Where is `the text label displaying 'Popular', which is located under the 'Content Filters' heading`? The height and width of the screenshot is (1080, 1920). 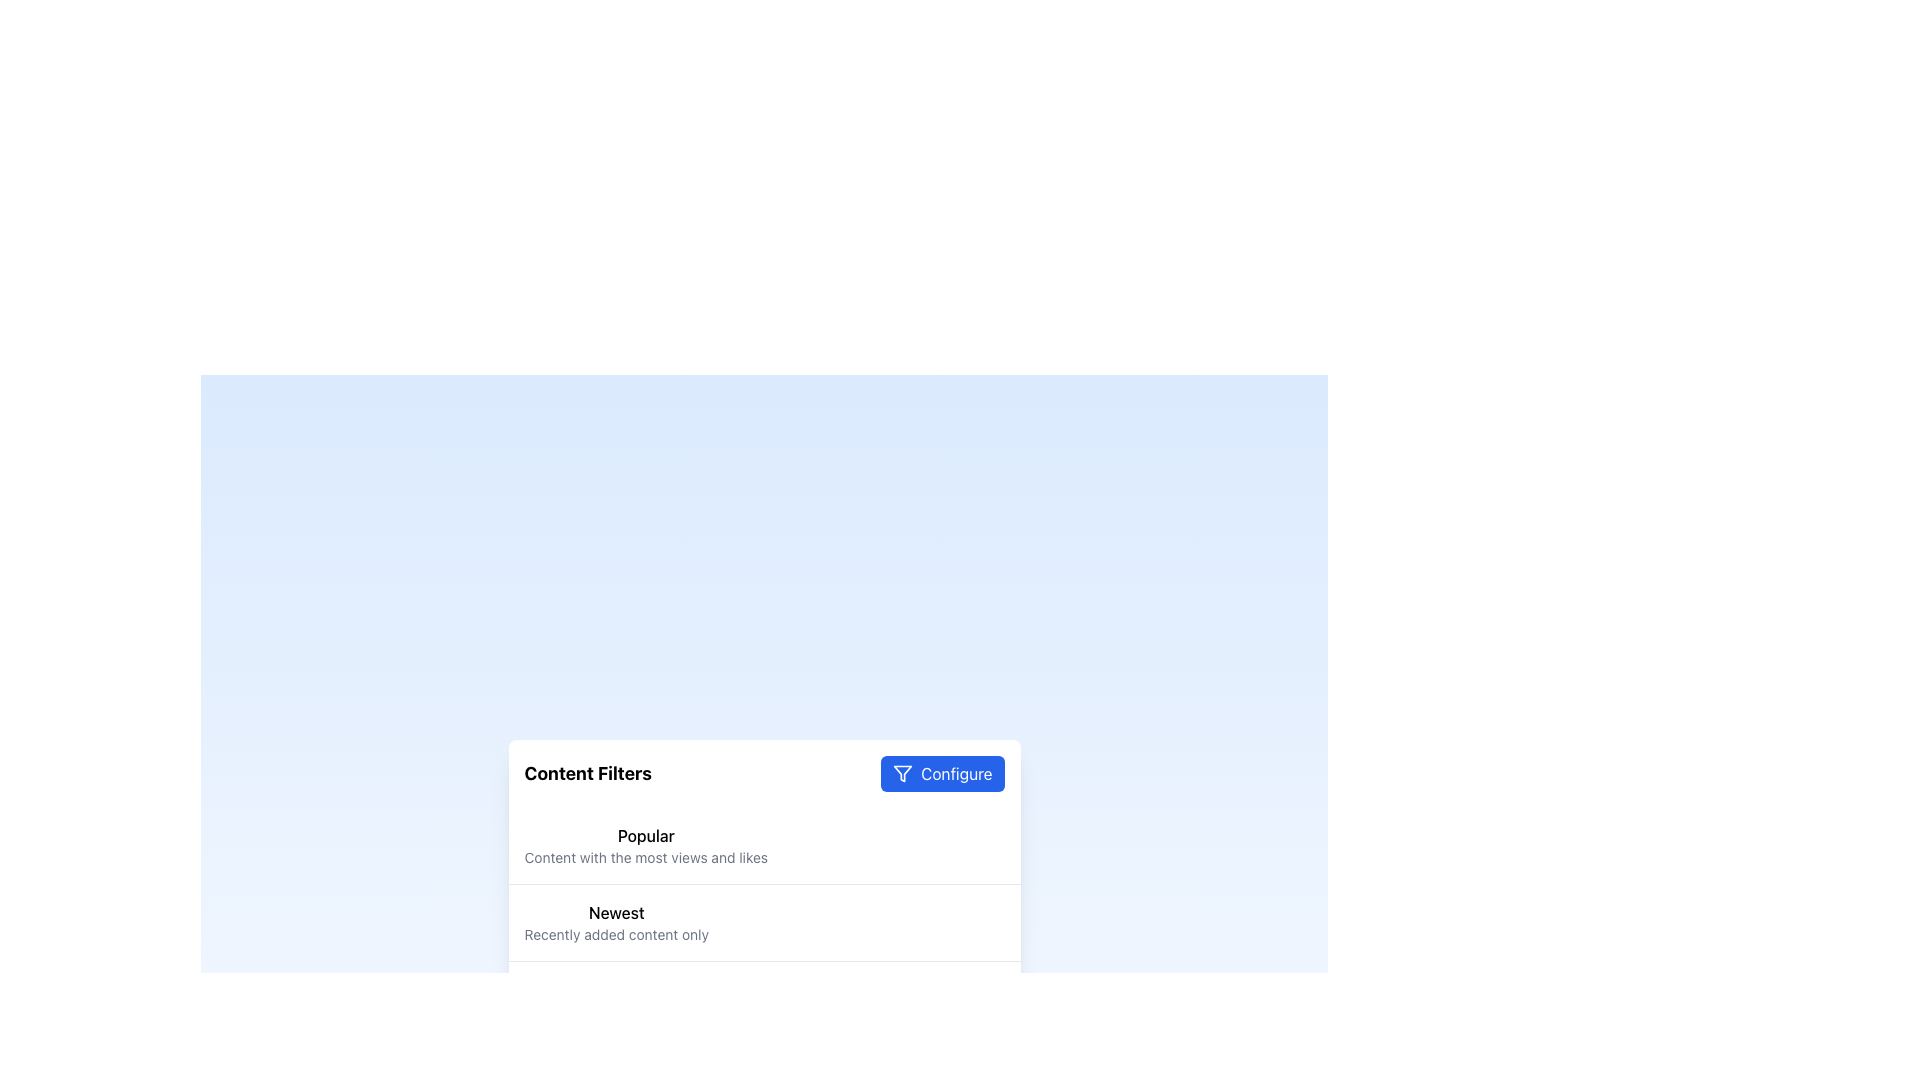
the text label displaying 'Popular', which is located under the 'Content Filters' heading is located at coordinates (646, 836).